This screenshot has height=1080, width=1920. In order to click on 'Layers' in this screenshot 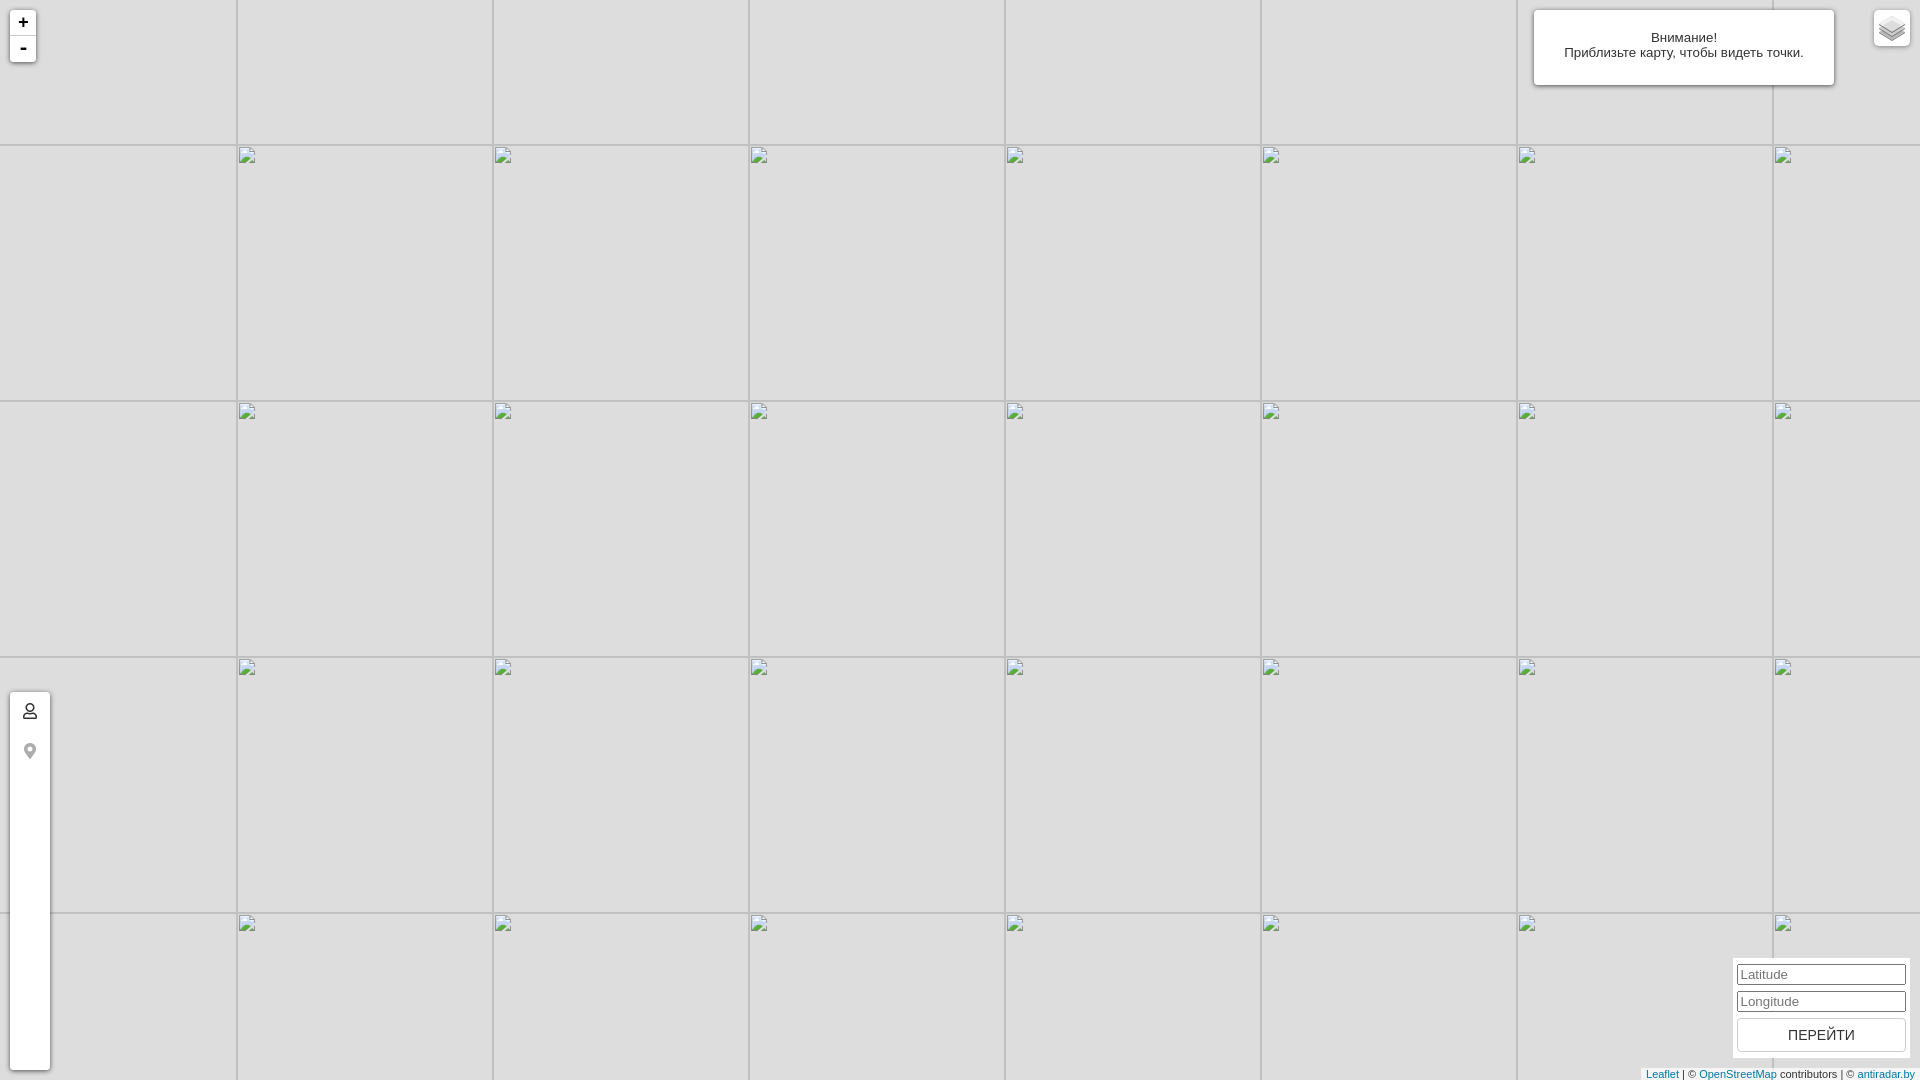, I will do `click(1872, 27)`.